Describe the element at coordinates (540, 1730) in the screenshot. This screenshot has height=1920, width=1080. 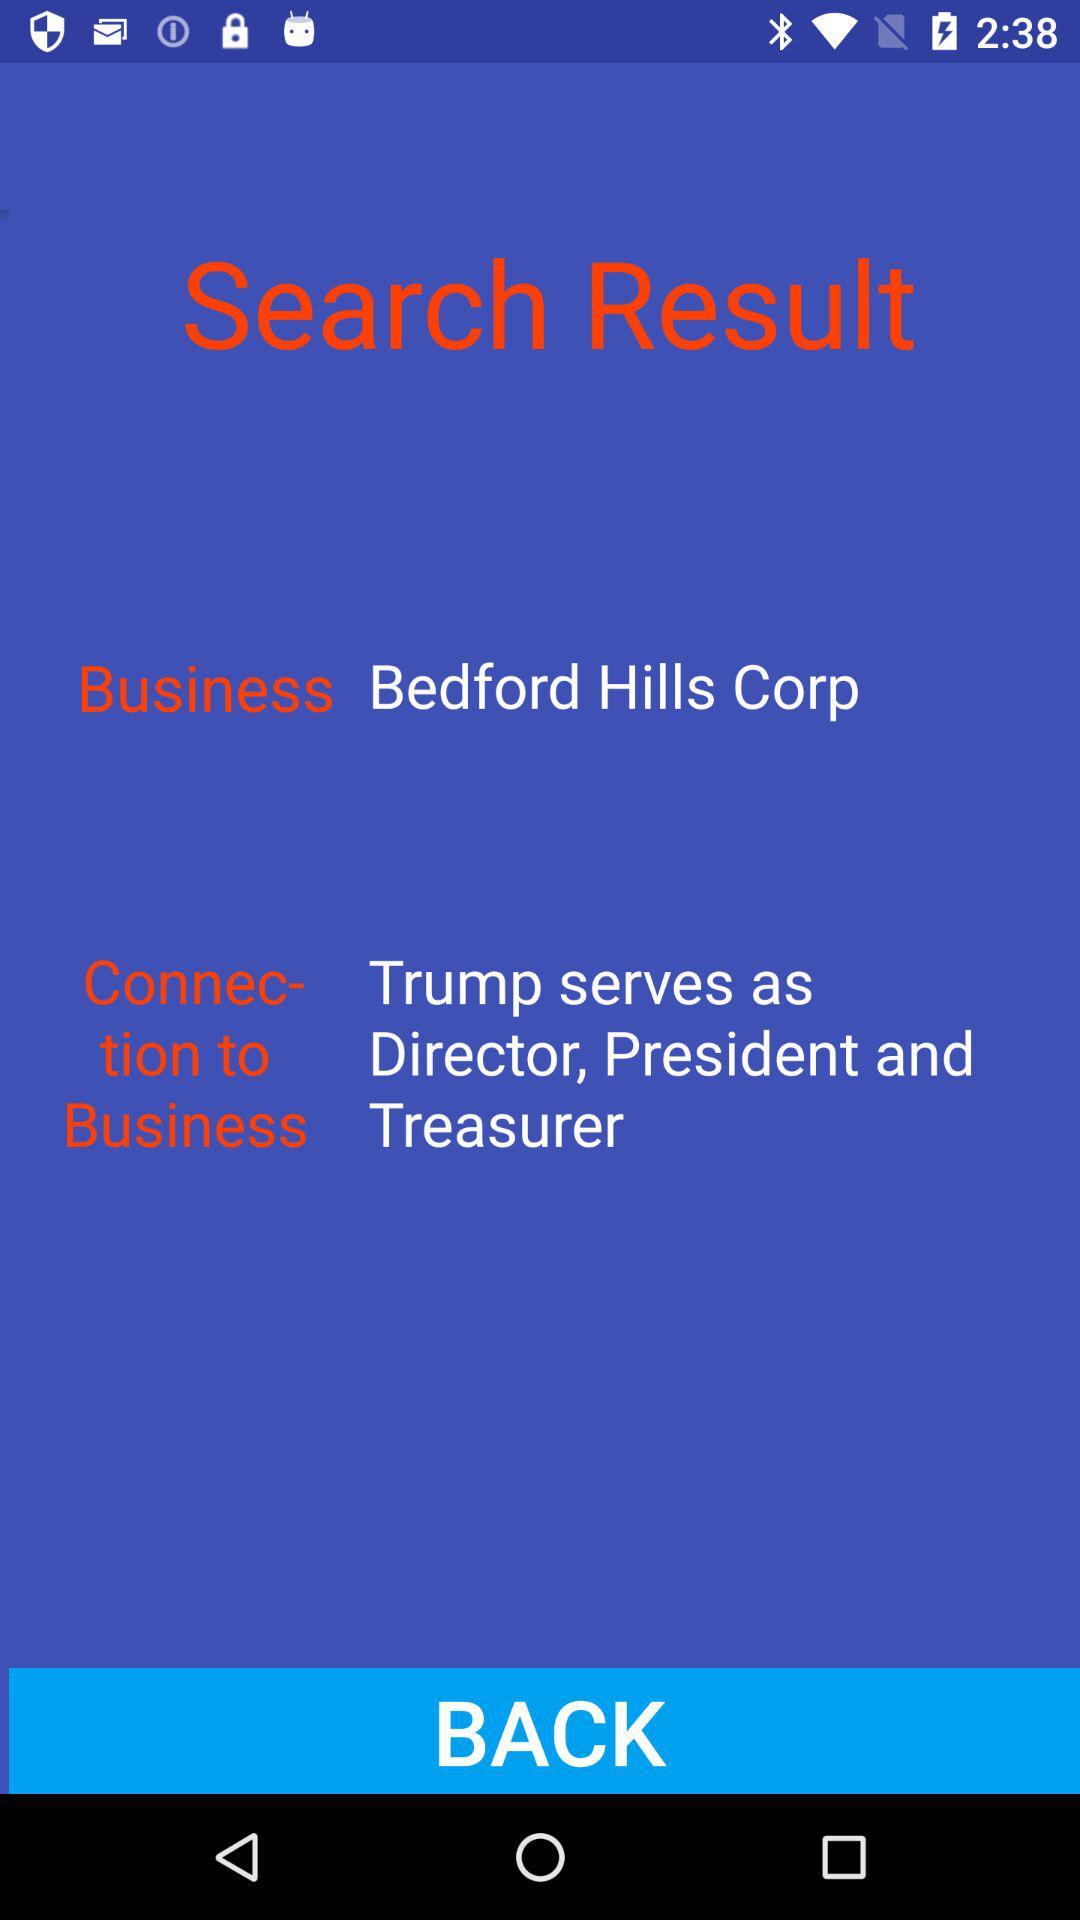
I see `app below connection to business item` at that location.